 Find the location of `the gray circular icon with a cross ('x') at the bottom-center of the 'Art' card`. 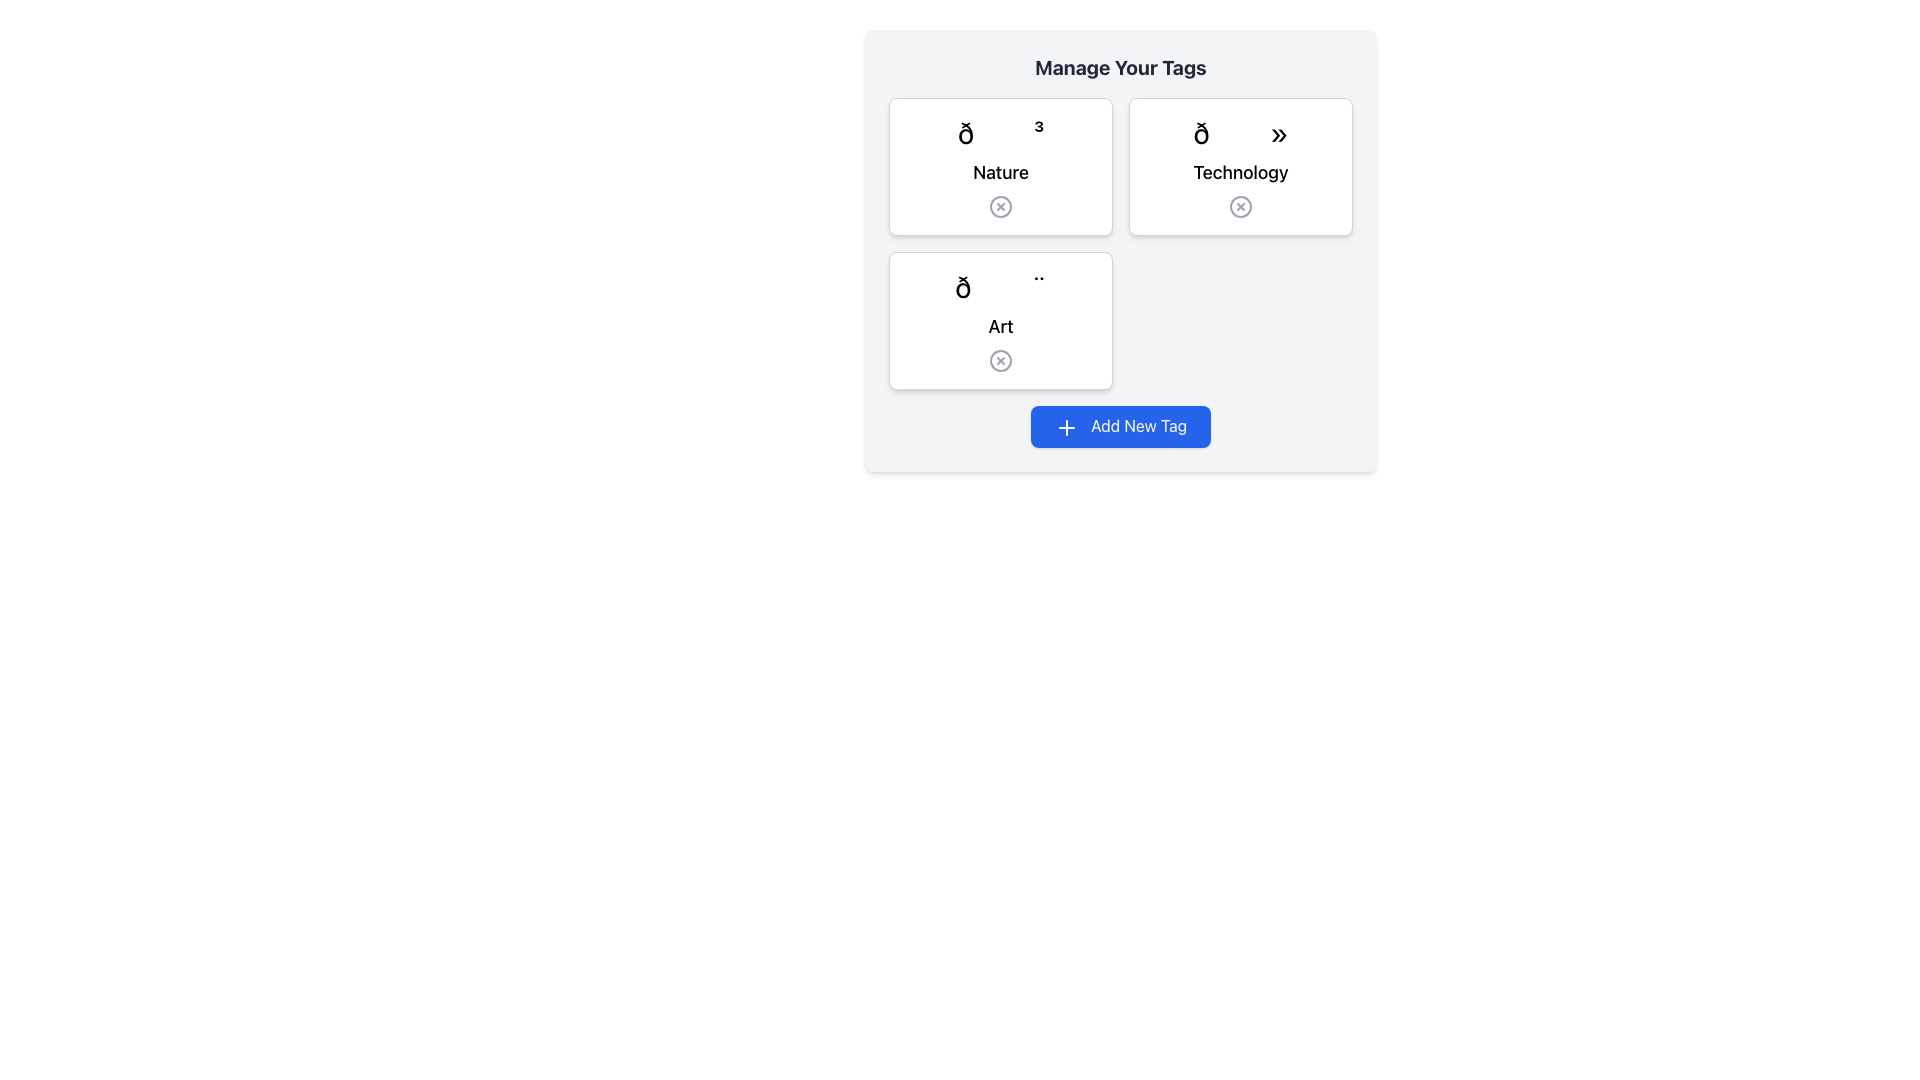

the gray circular icon with a cross ('x') at the bottom-center of the 'Art' card is located at coordinates (1001, 361).